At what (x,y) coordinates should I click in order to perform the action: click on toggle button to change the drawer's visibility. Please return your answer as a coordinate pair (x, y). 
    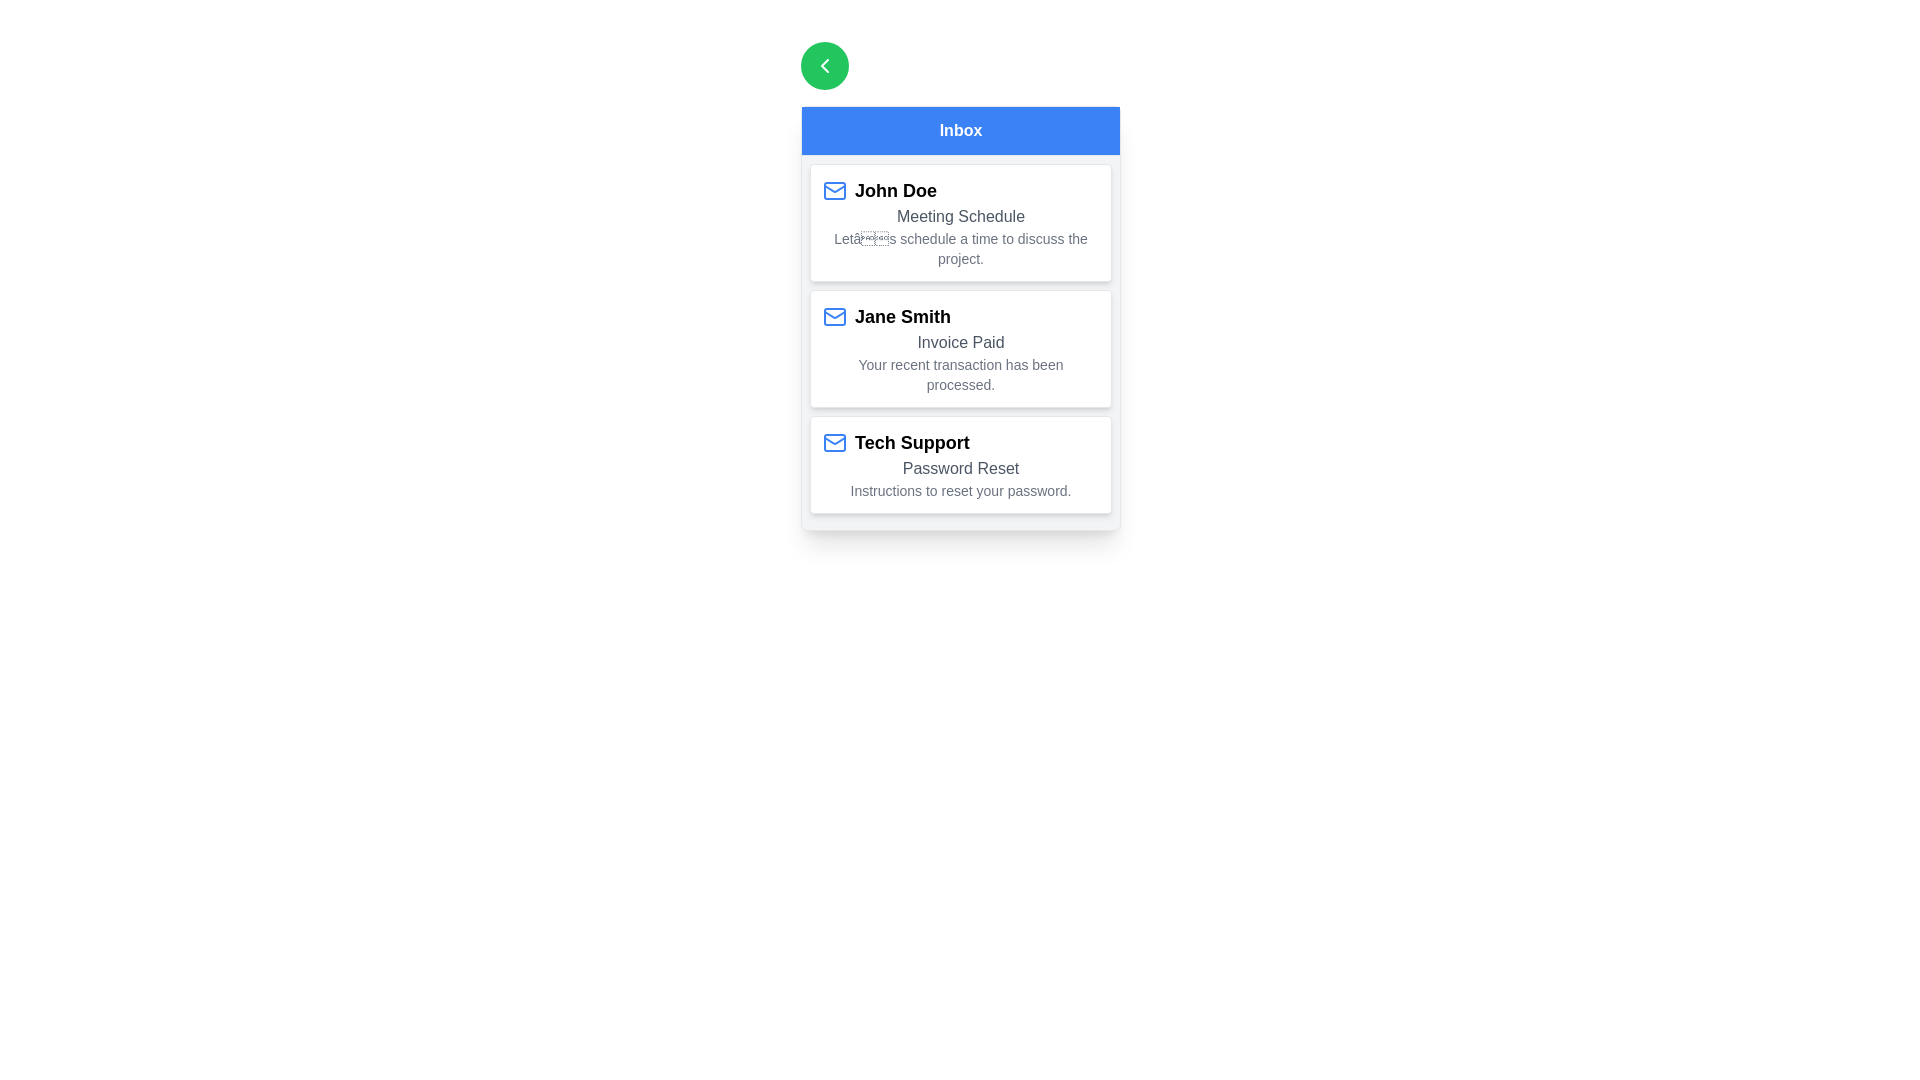
    Looking at the image, I should click on (825, 64).